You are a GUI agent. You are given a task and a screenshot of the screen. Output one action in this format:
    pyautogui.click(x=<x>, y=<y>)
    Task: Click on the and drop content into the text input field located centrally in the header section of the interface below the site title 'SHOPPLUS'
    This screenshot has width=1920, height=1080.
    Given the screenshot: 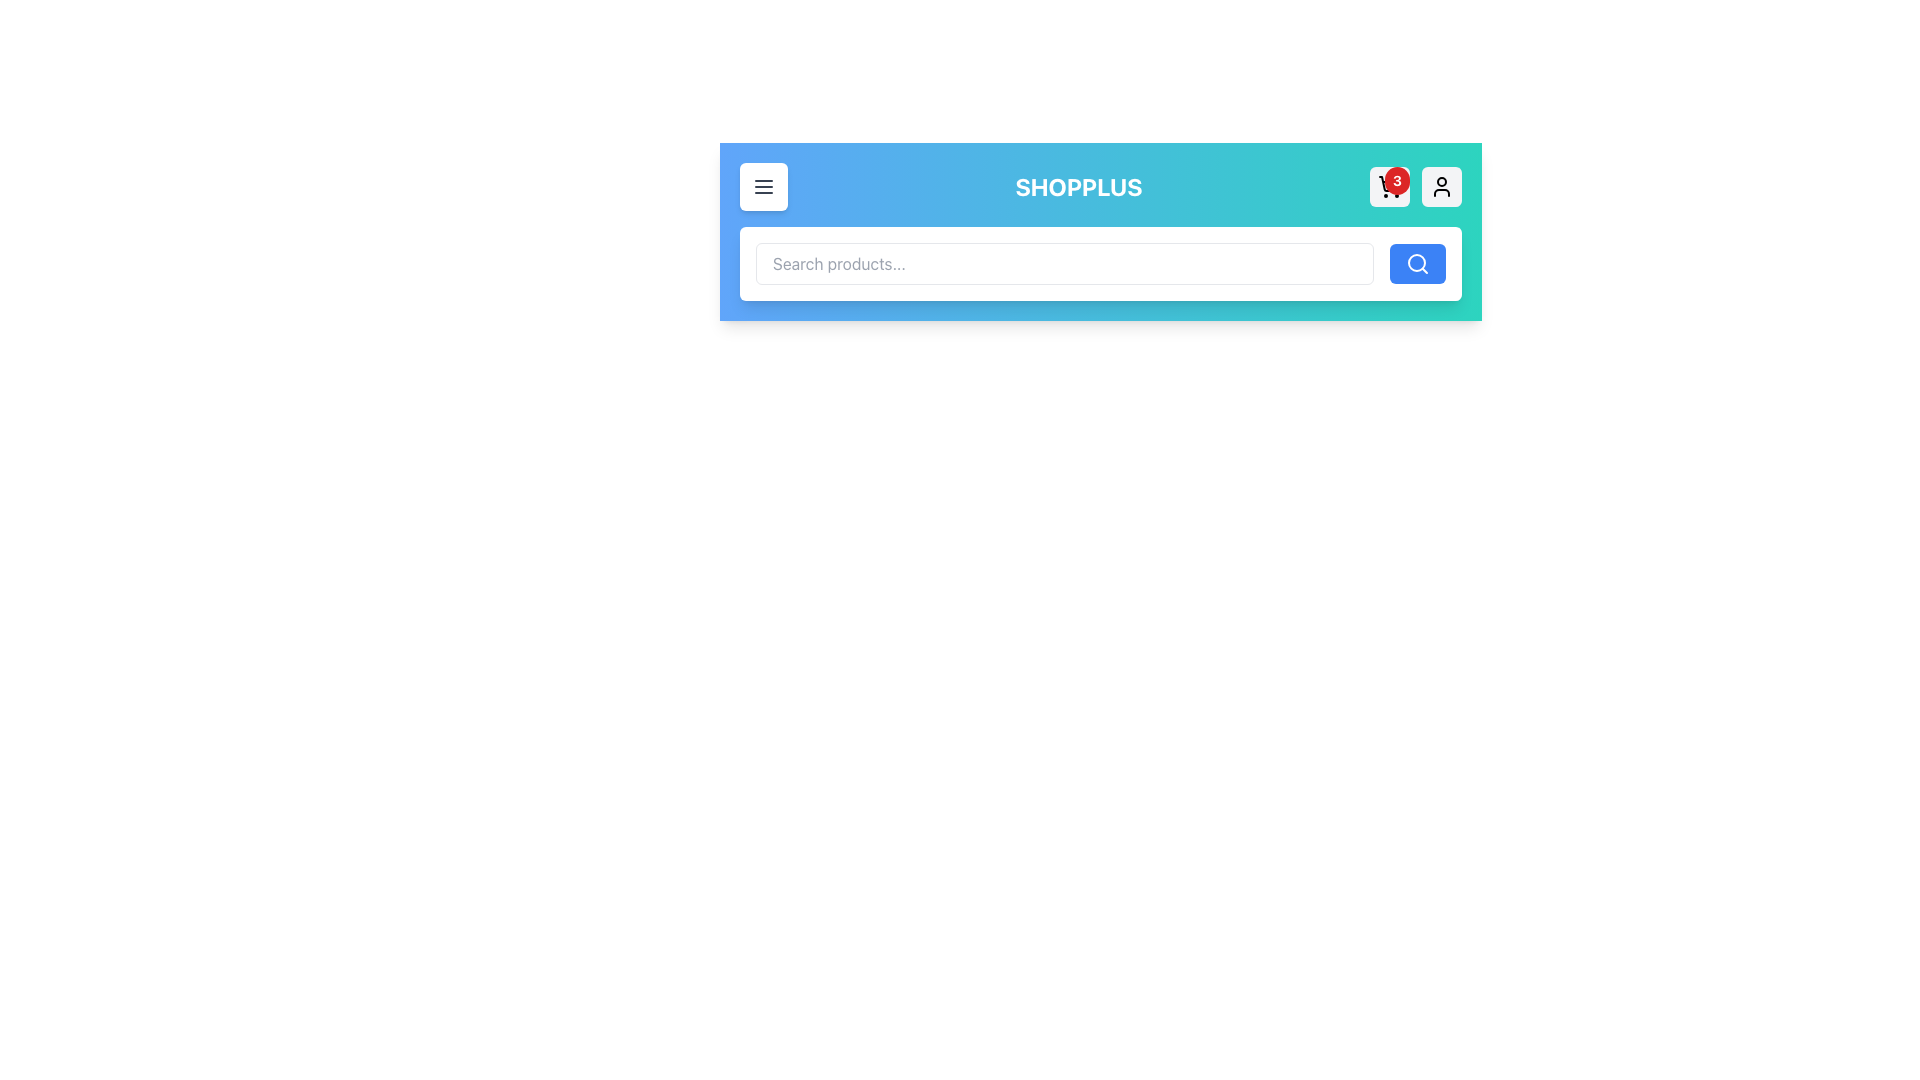 What is the action you would take?
    pyautogui.click(x=1064, y=262)
    